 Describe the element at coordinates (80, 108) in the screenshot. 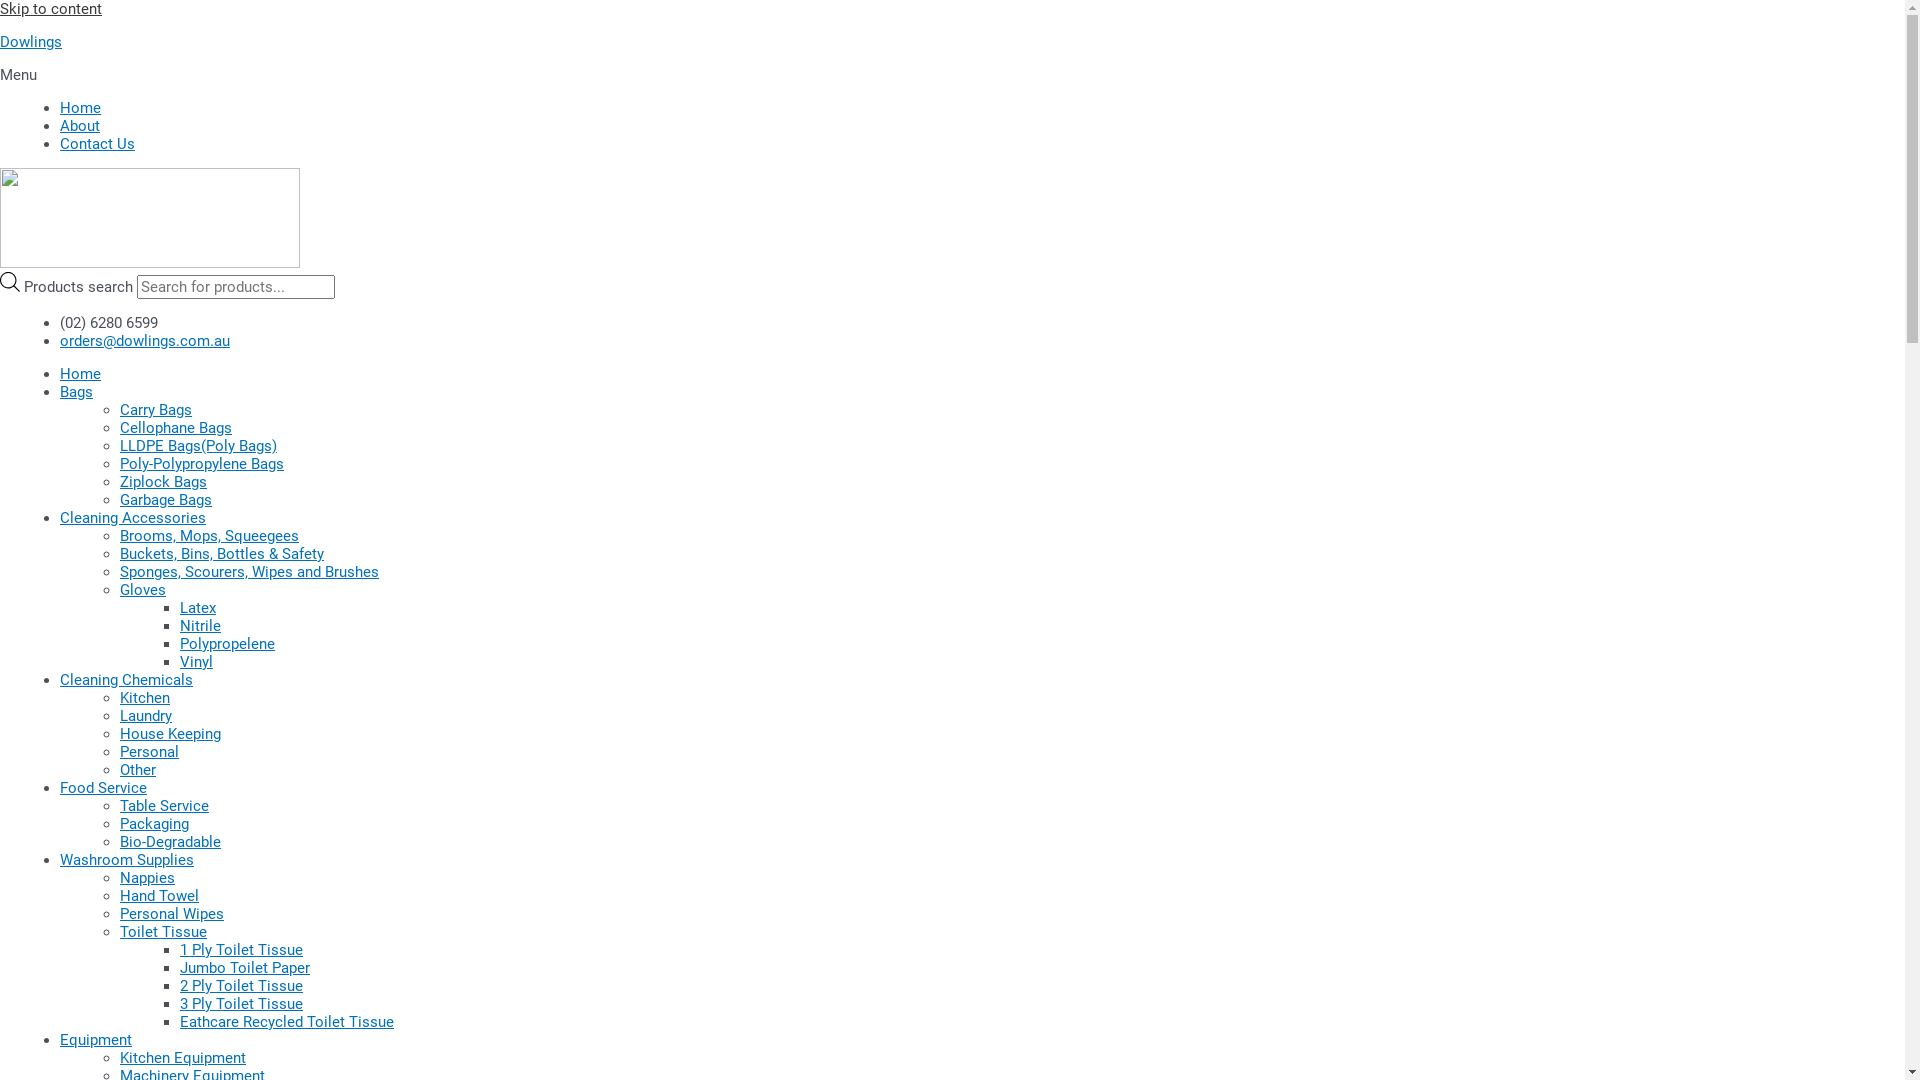

I see `'Home'` at that location.